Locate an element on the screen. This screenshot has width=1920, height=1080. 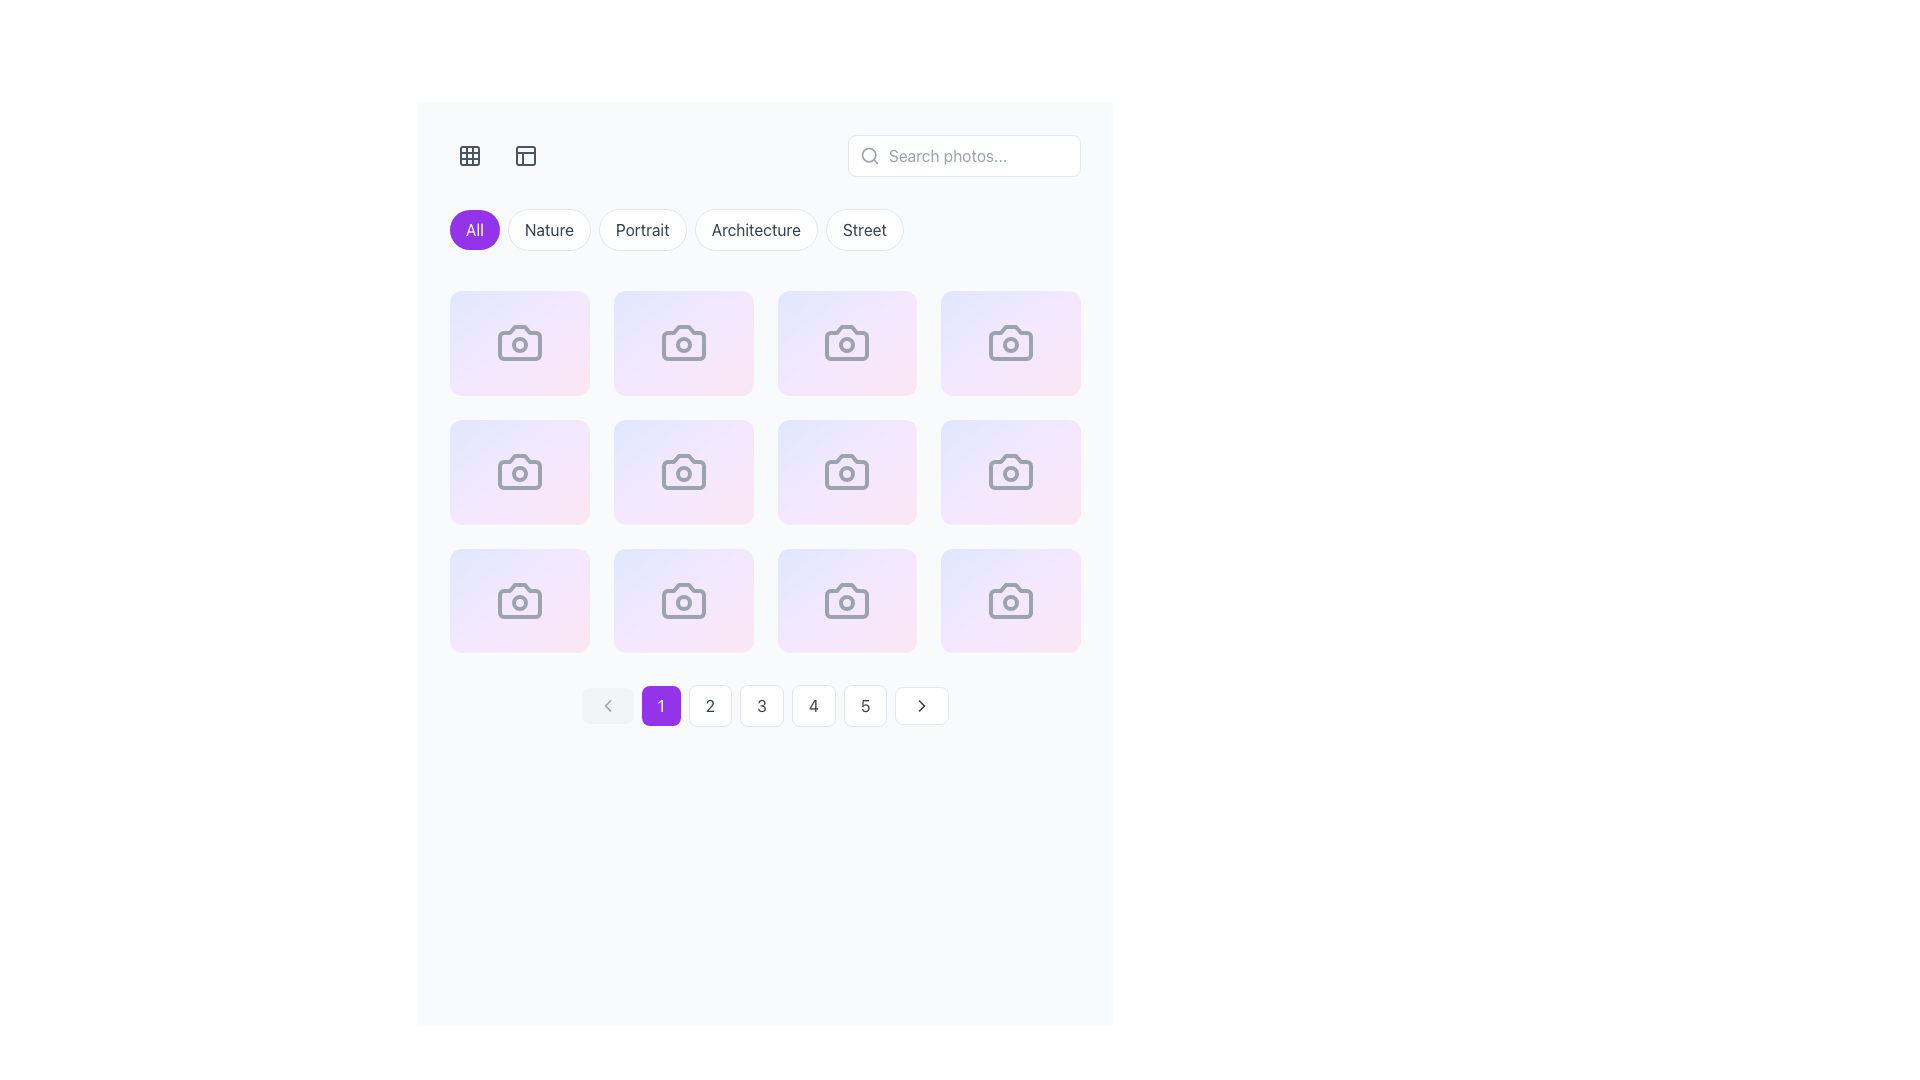
the decorative circle element that symbolizes the lens of the camera icon located in the second row and third column of the grid layout is located at coordinates (847, 474).